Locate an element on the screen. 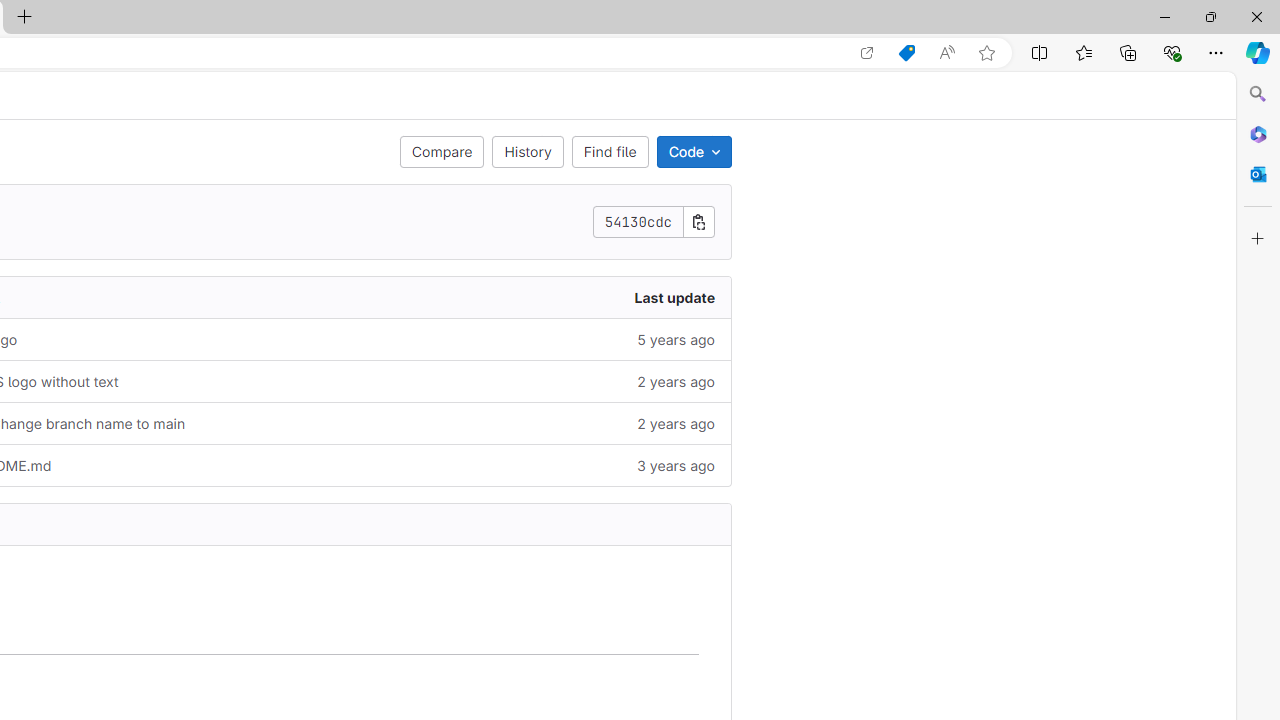  'Code' is located at coordinates (693, 150).